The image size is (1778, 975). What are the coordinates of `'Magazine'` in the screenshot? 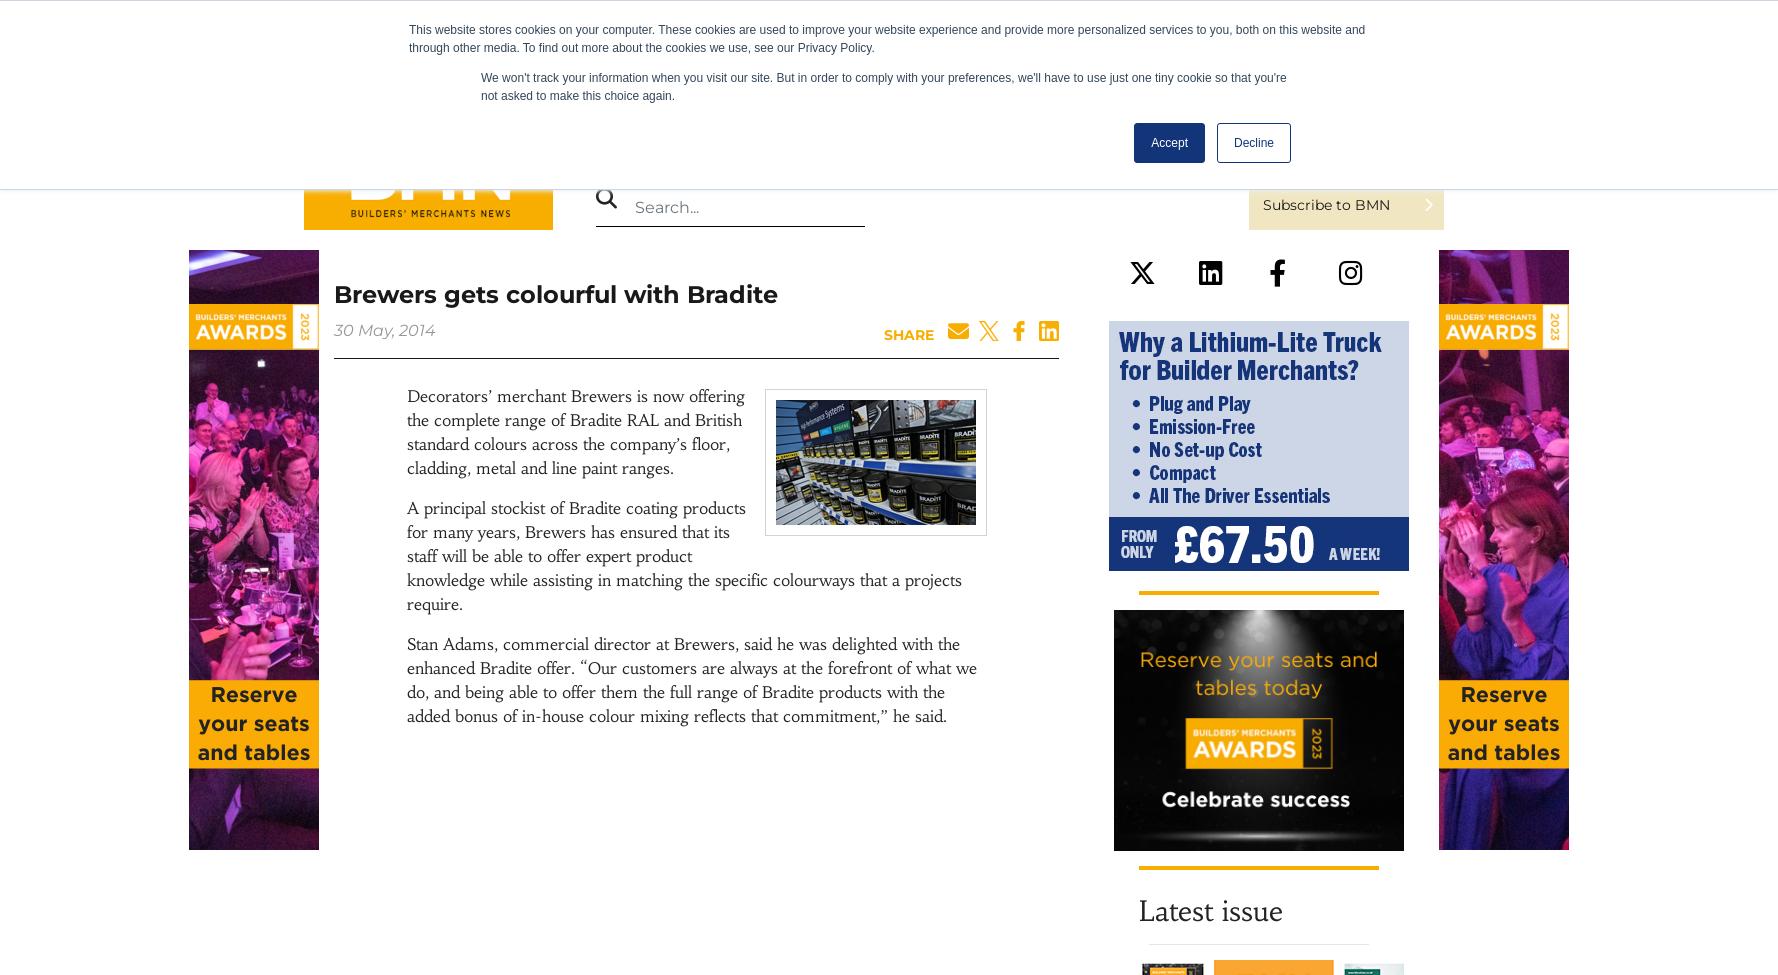 It's located at (708, 148).